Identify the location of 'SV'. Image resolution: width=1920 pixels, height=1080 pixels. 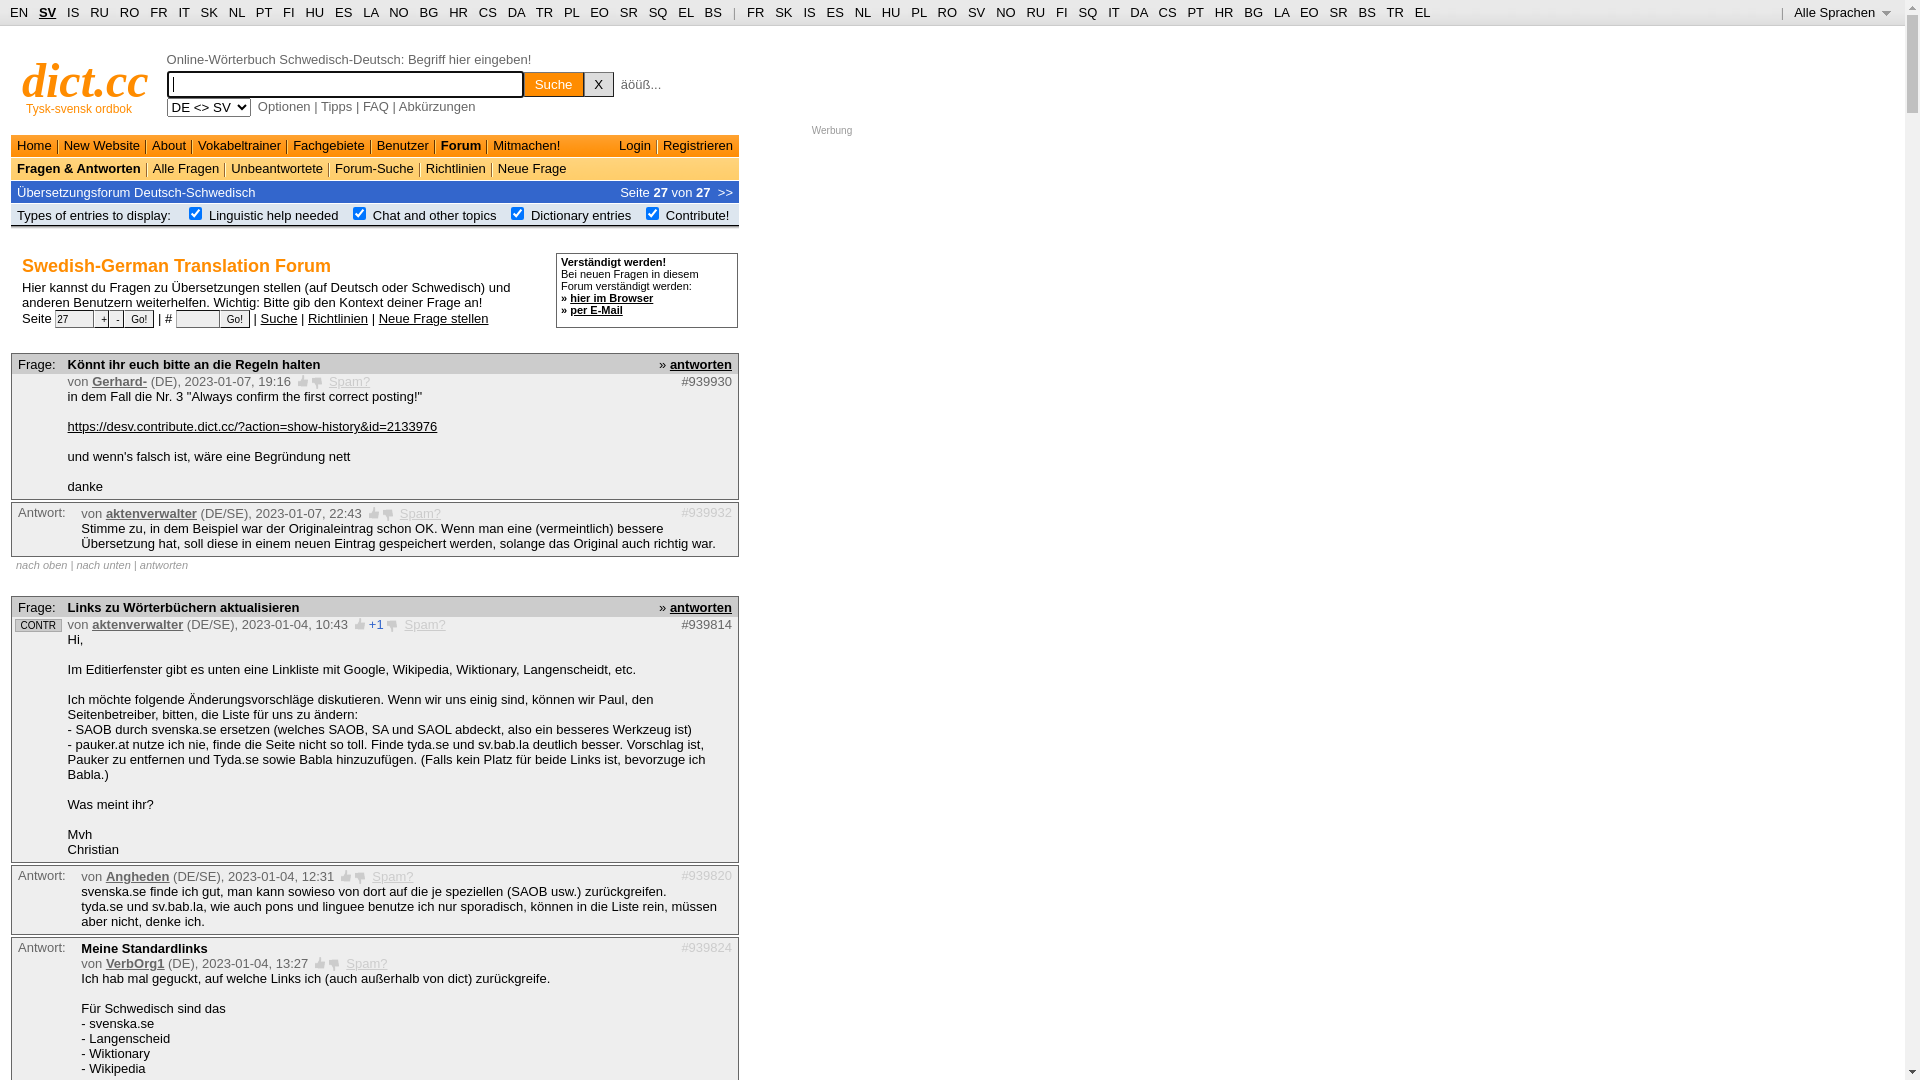
(47, 12).